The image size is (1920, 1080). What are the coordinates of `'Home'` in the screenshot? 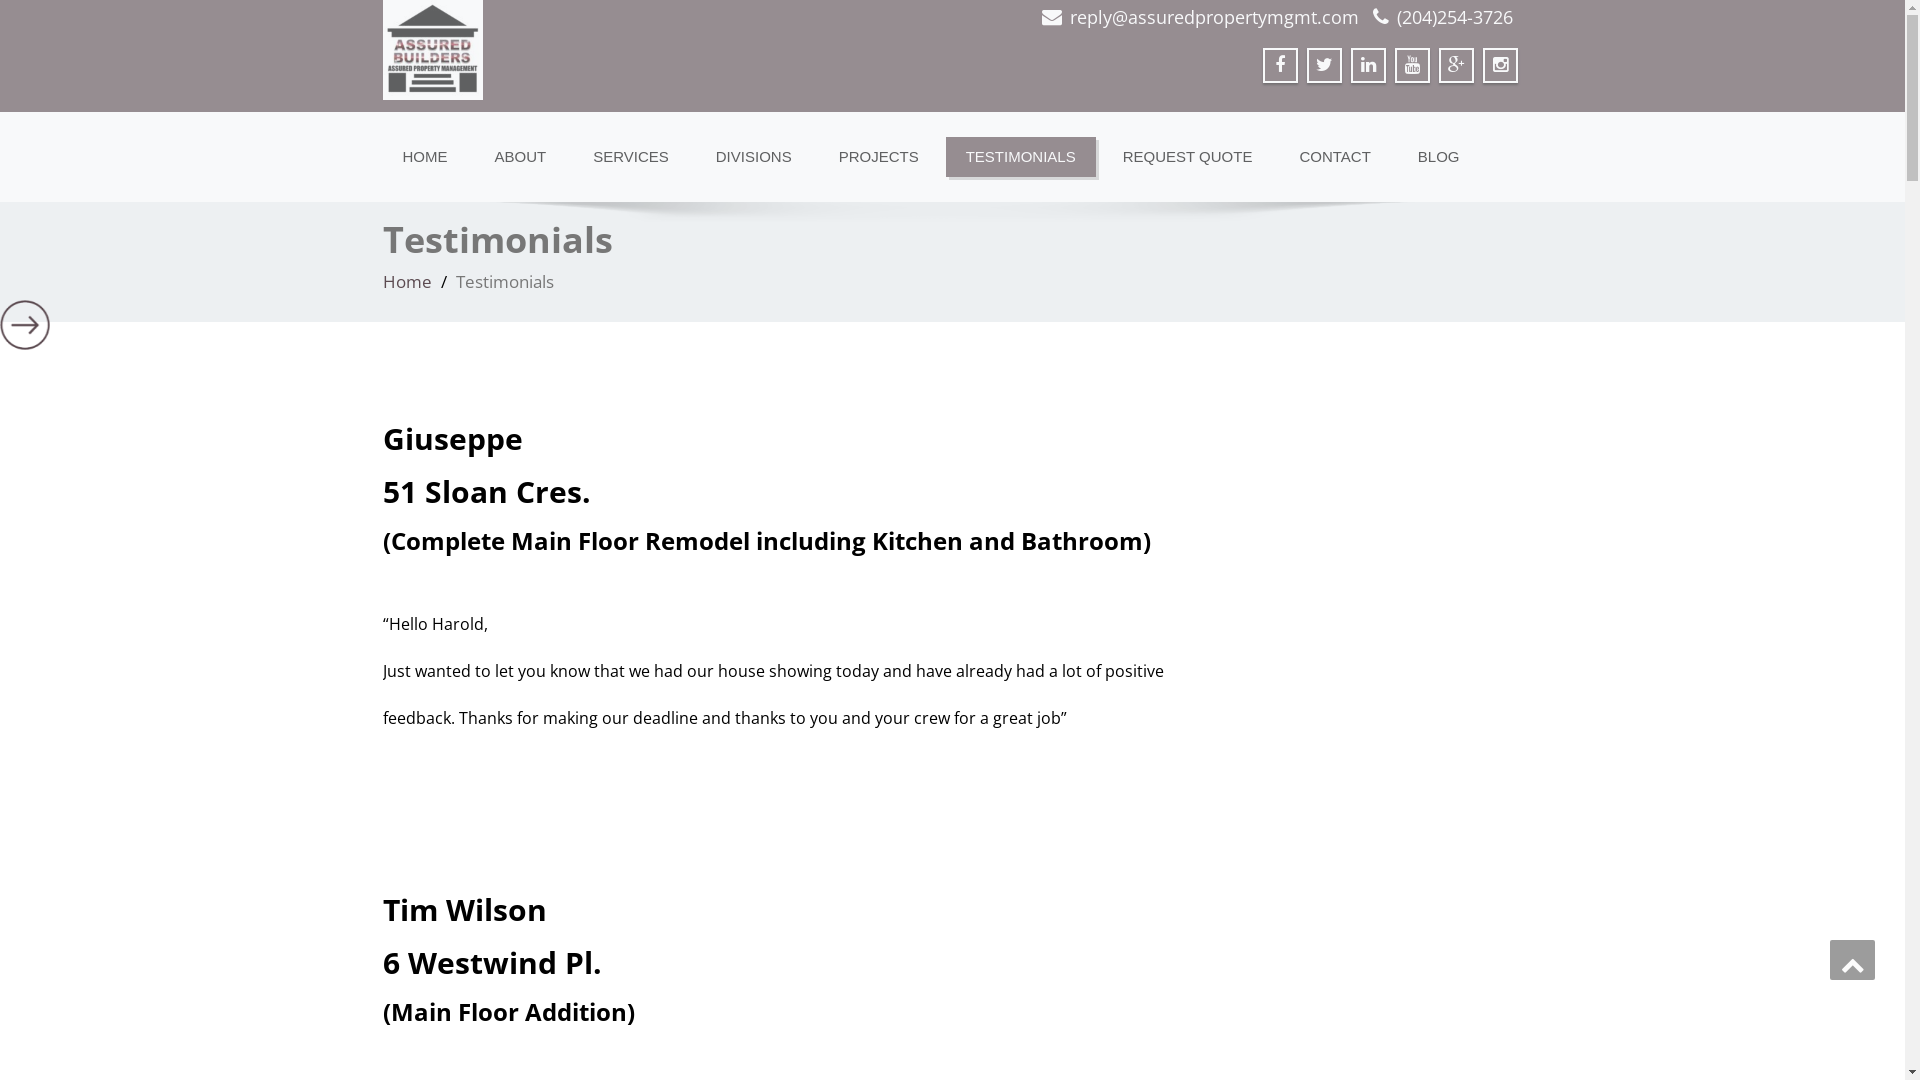 It's located at (382, 281).